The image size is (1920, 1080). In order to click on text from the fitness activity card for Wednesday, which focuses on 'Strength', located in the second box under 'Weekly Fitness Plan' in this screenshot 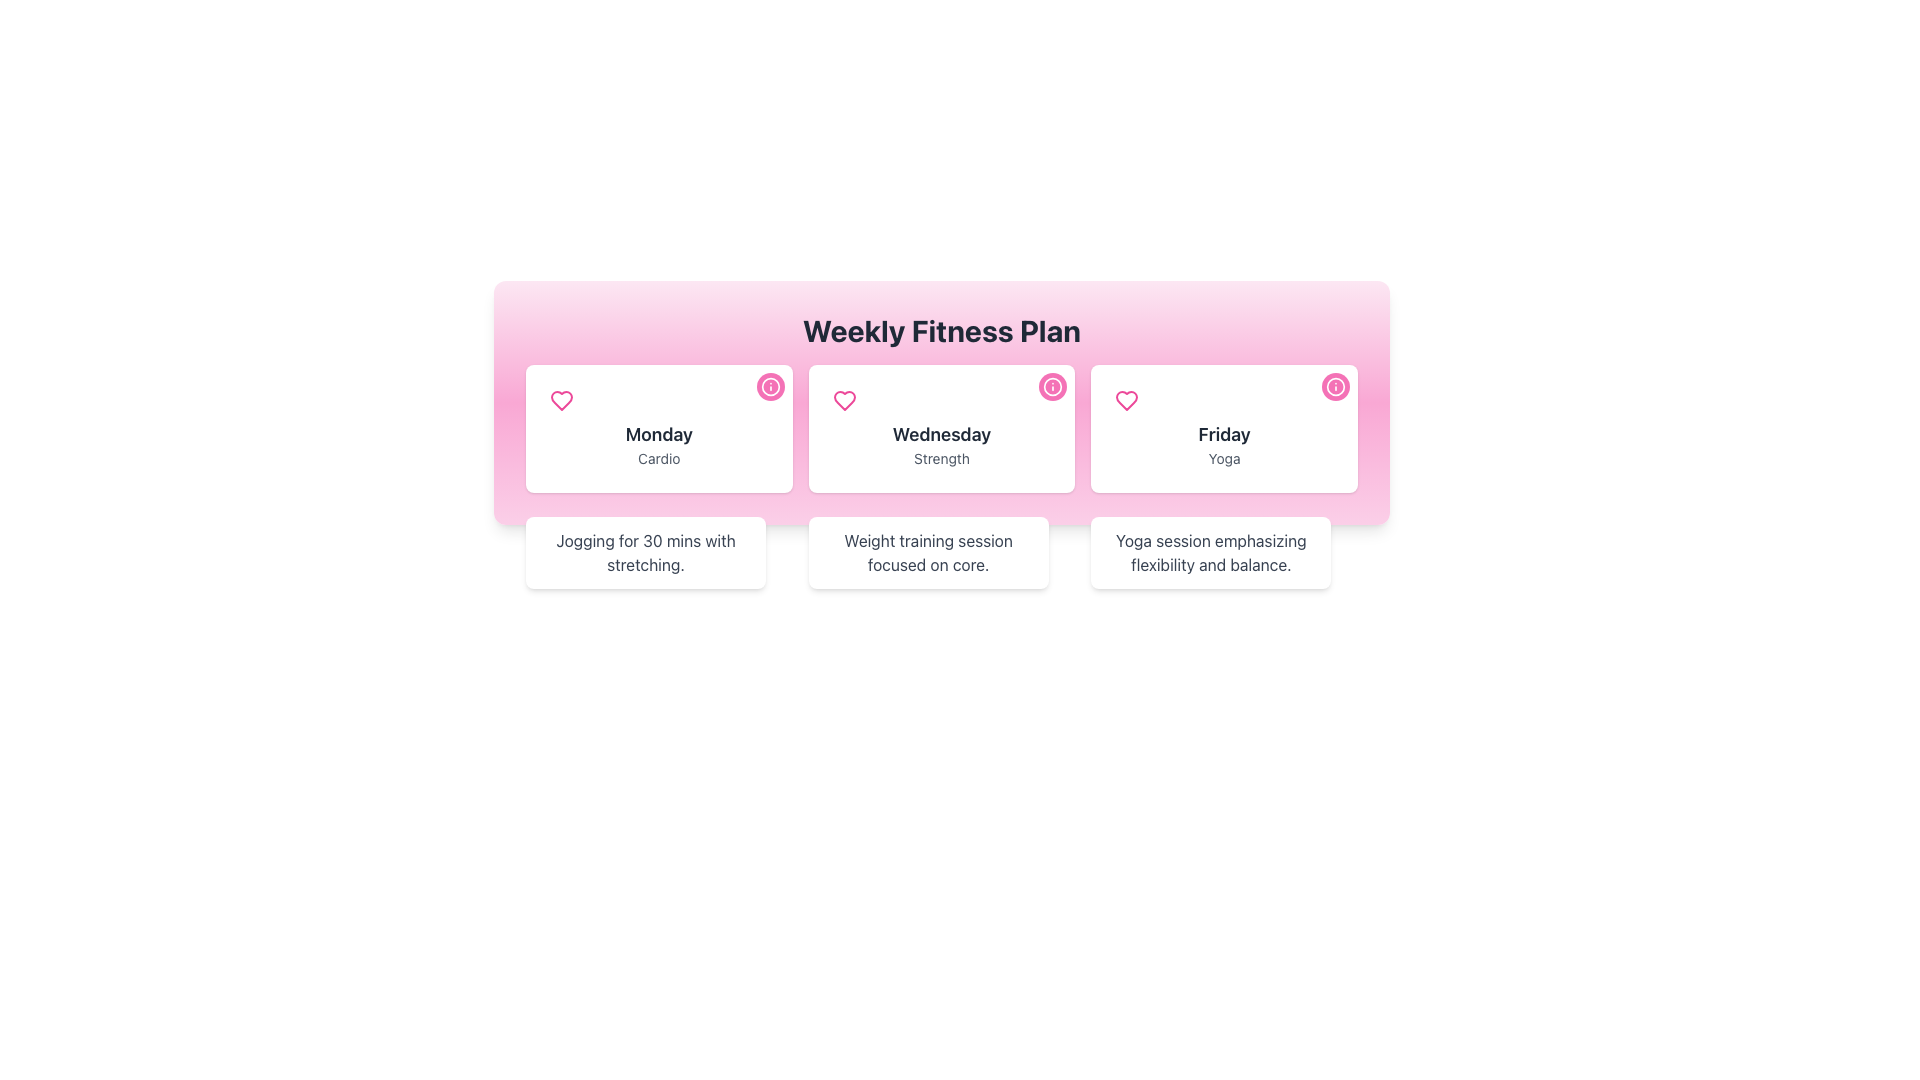, I will do `click(940, 427)`.